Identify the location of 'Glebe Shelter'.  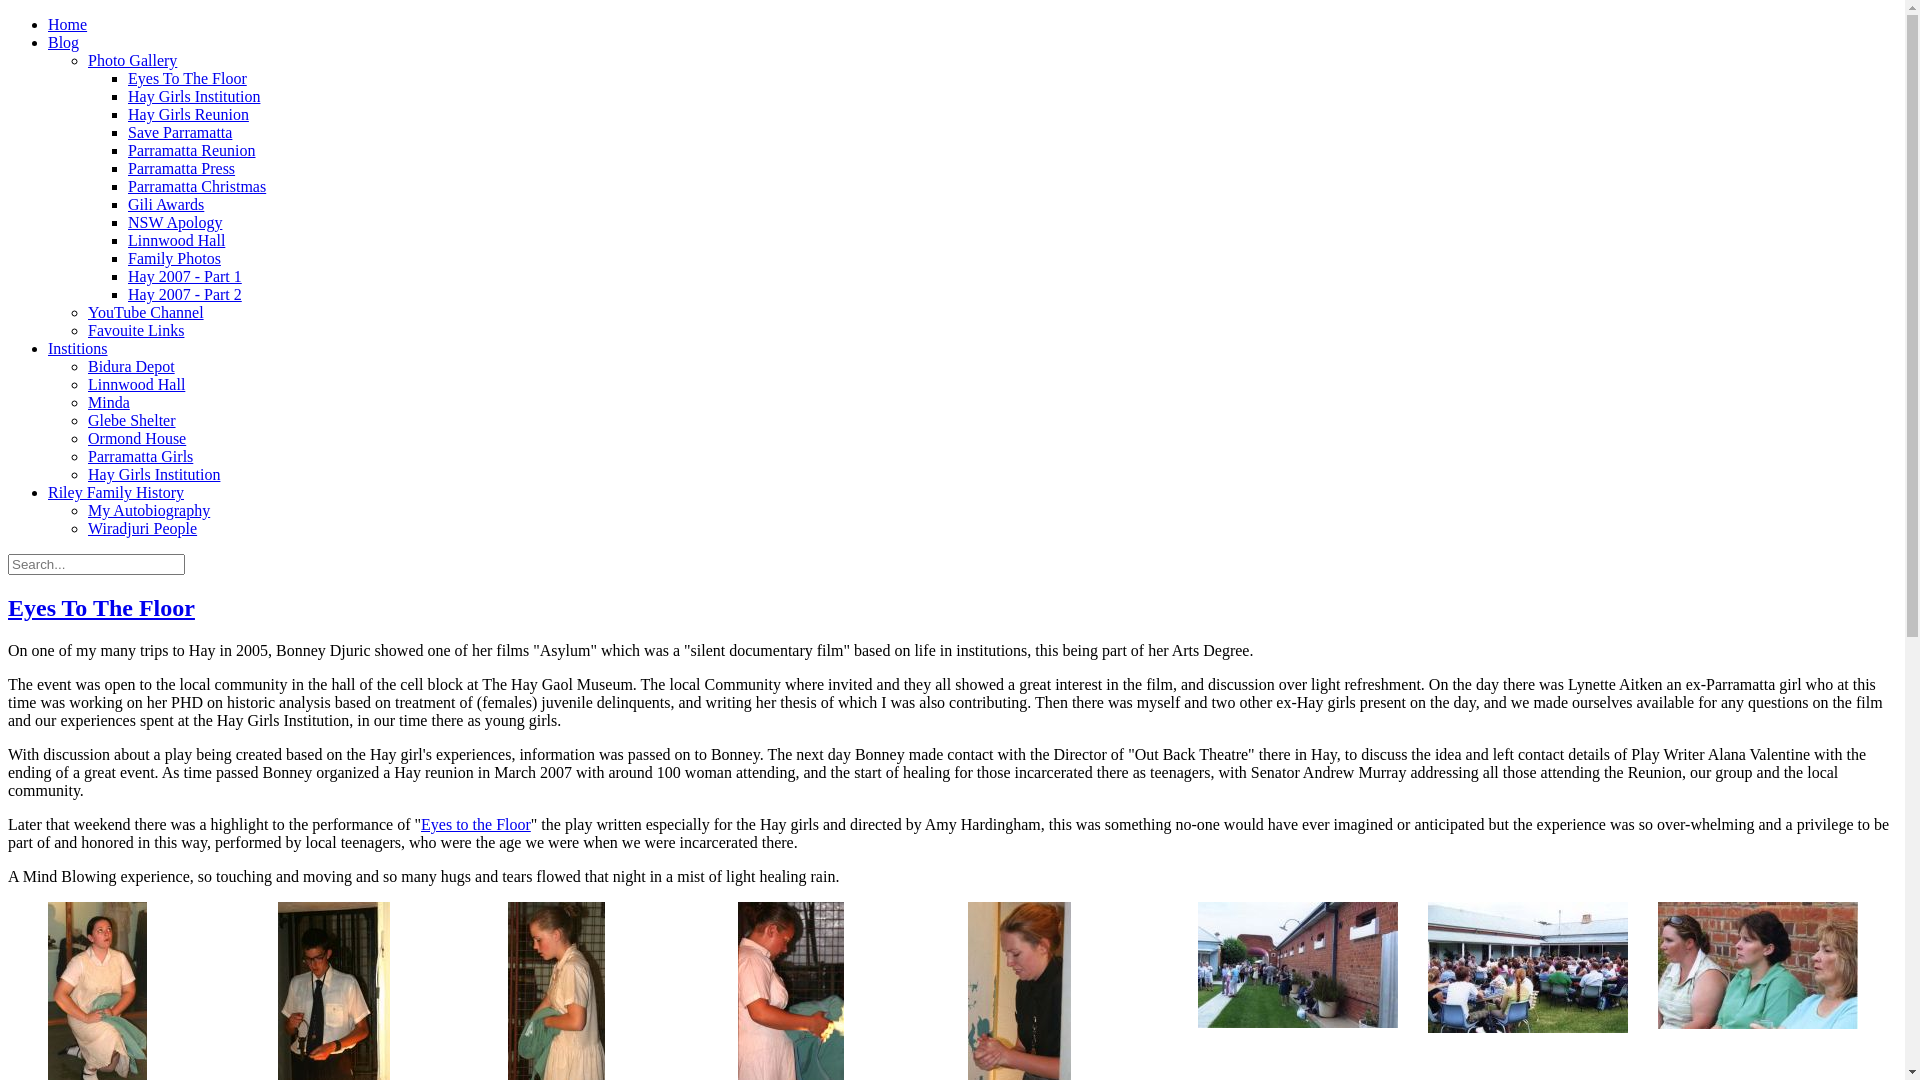
(130, 419).